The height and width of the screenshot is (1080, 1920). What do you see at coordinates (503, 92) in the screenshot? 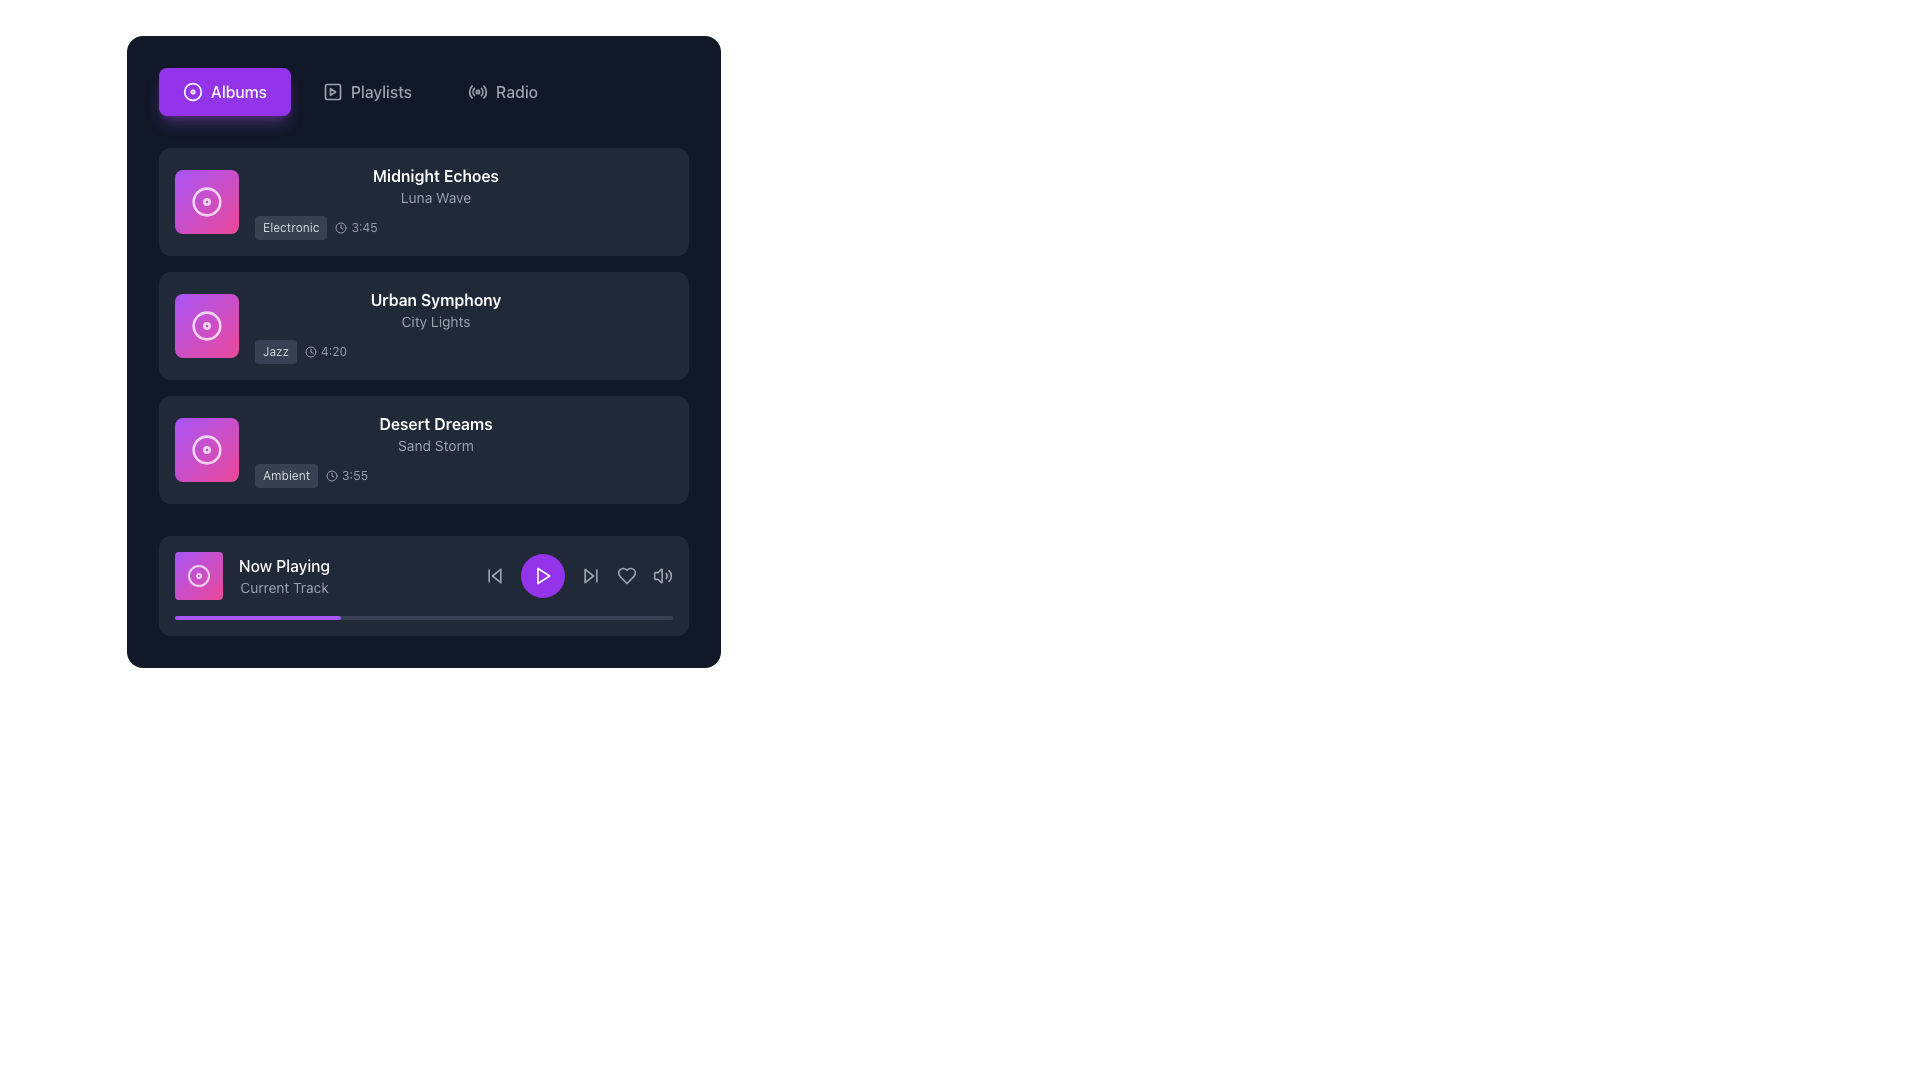
I see `the 'Radio' button, which features a radio signal icon and the text 'Radio', positioned between 'Playlists' and the rest of the interface in the horizontal navigation section labeled 'Albums Playlists Radio'` at bounding box center [503, 92].